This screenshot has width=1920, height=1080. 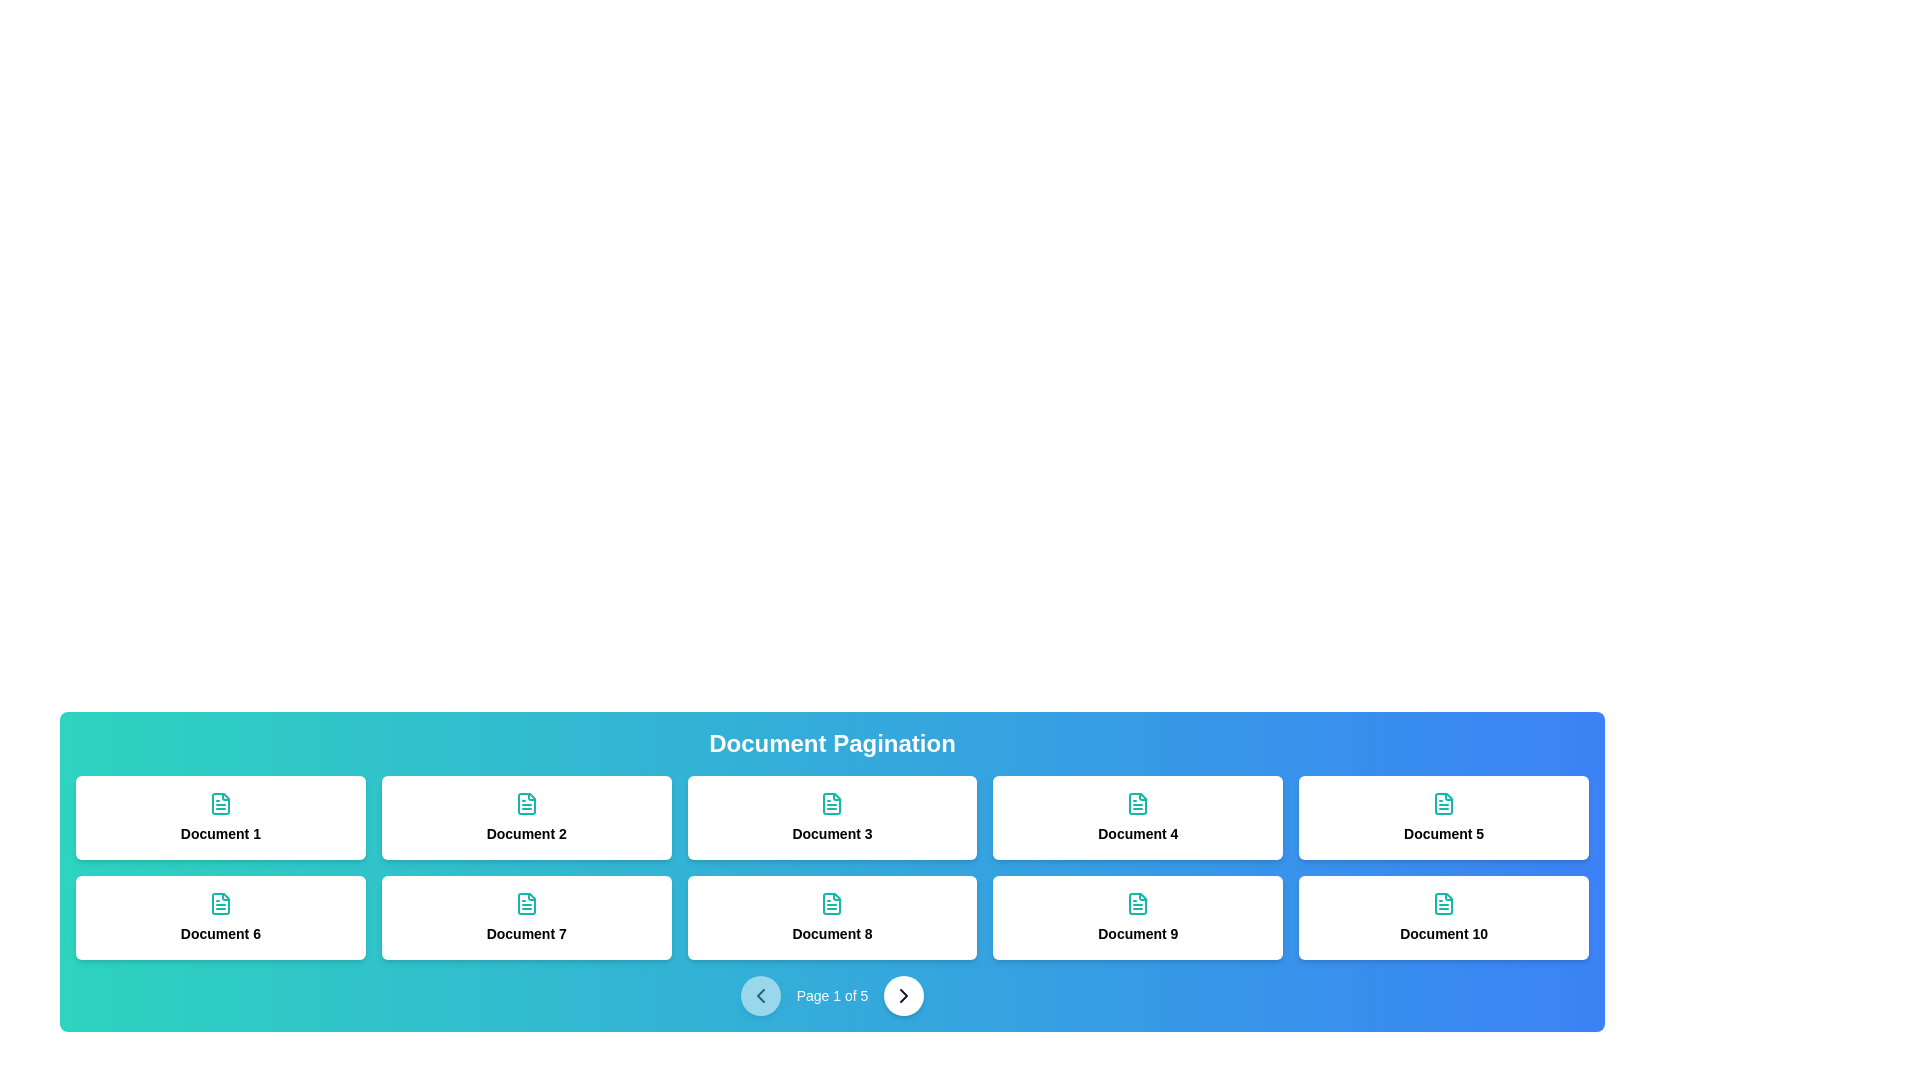 I want to click on the chevron-shaped right-facing arrow icon embedded in the pagination controls, so click(x=903, y=995).